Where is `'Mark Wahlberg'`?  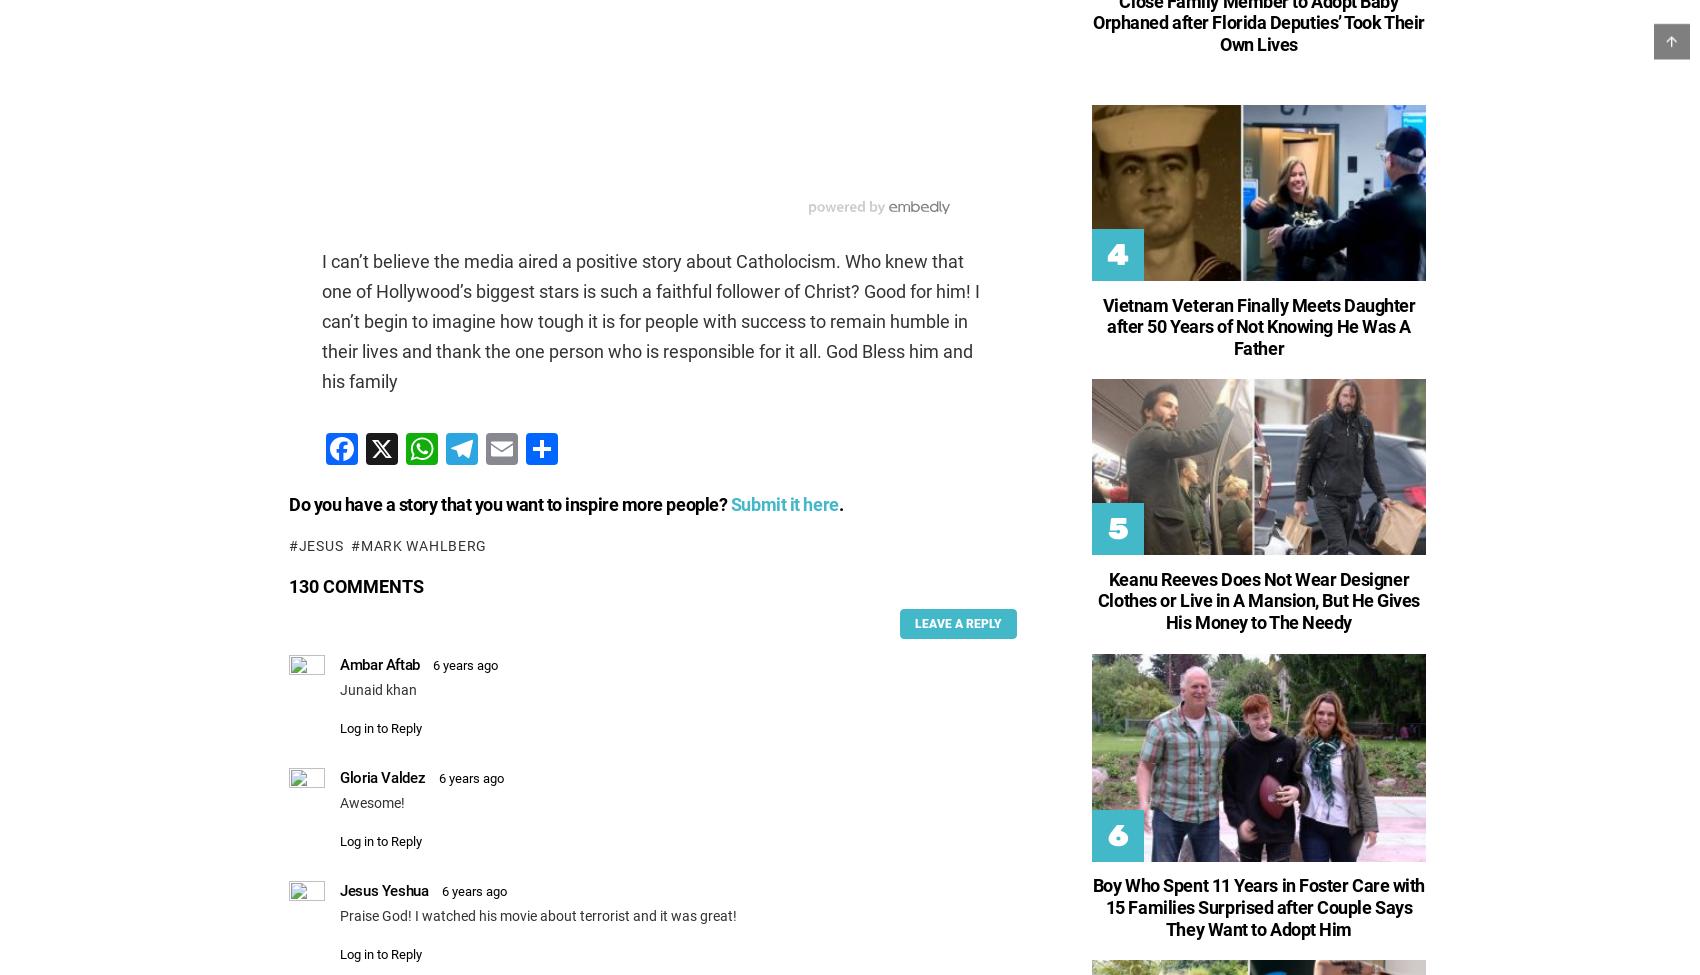 'Mark Wahlberg' is located at coordinates (422, 544).